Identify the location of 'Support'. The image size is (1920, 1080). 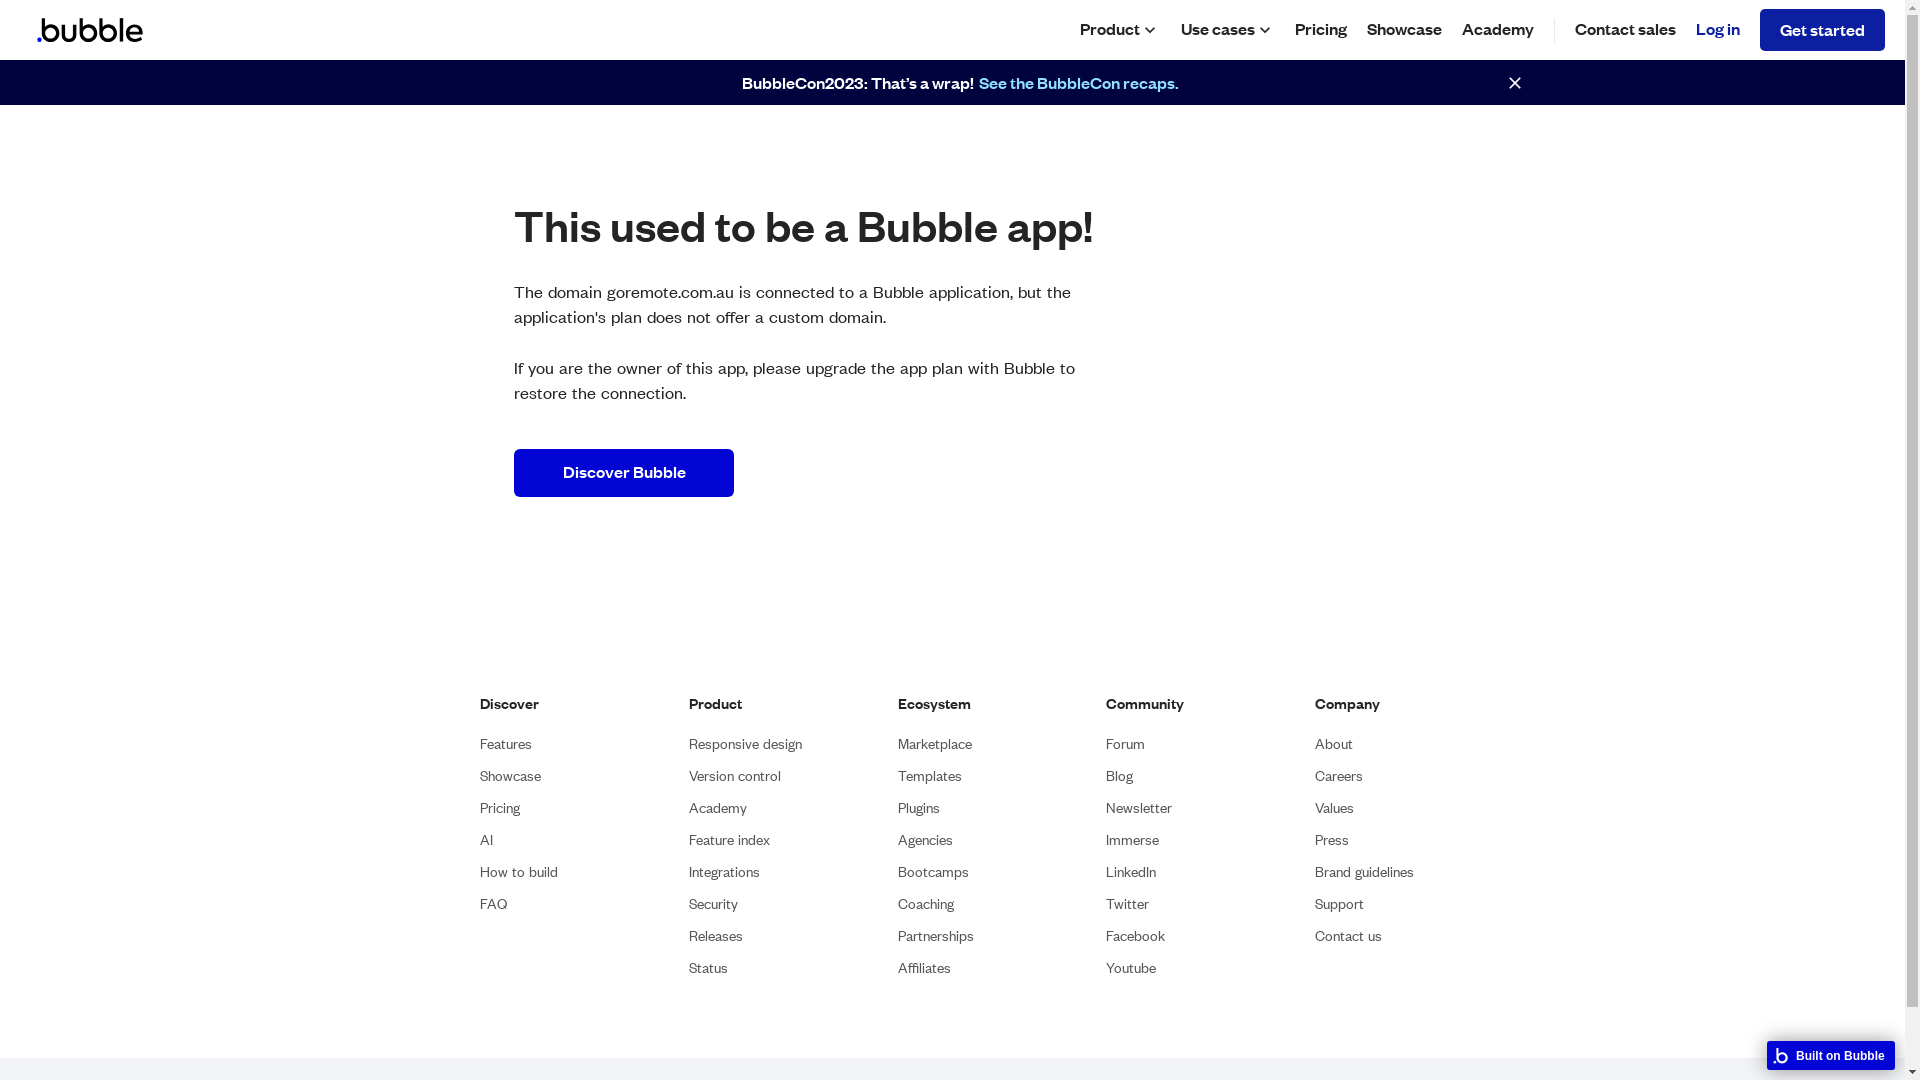
(1339, 903).